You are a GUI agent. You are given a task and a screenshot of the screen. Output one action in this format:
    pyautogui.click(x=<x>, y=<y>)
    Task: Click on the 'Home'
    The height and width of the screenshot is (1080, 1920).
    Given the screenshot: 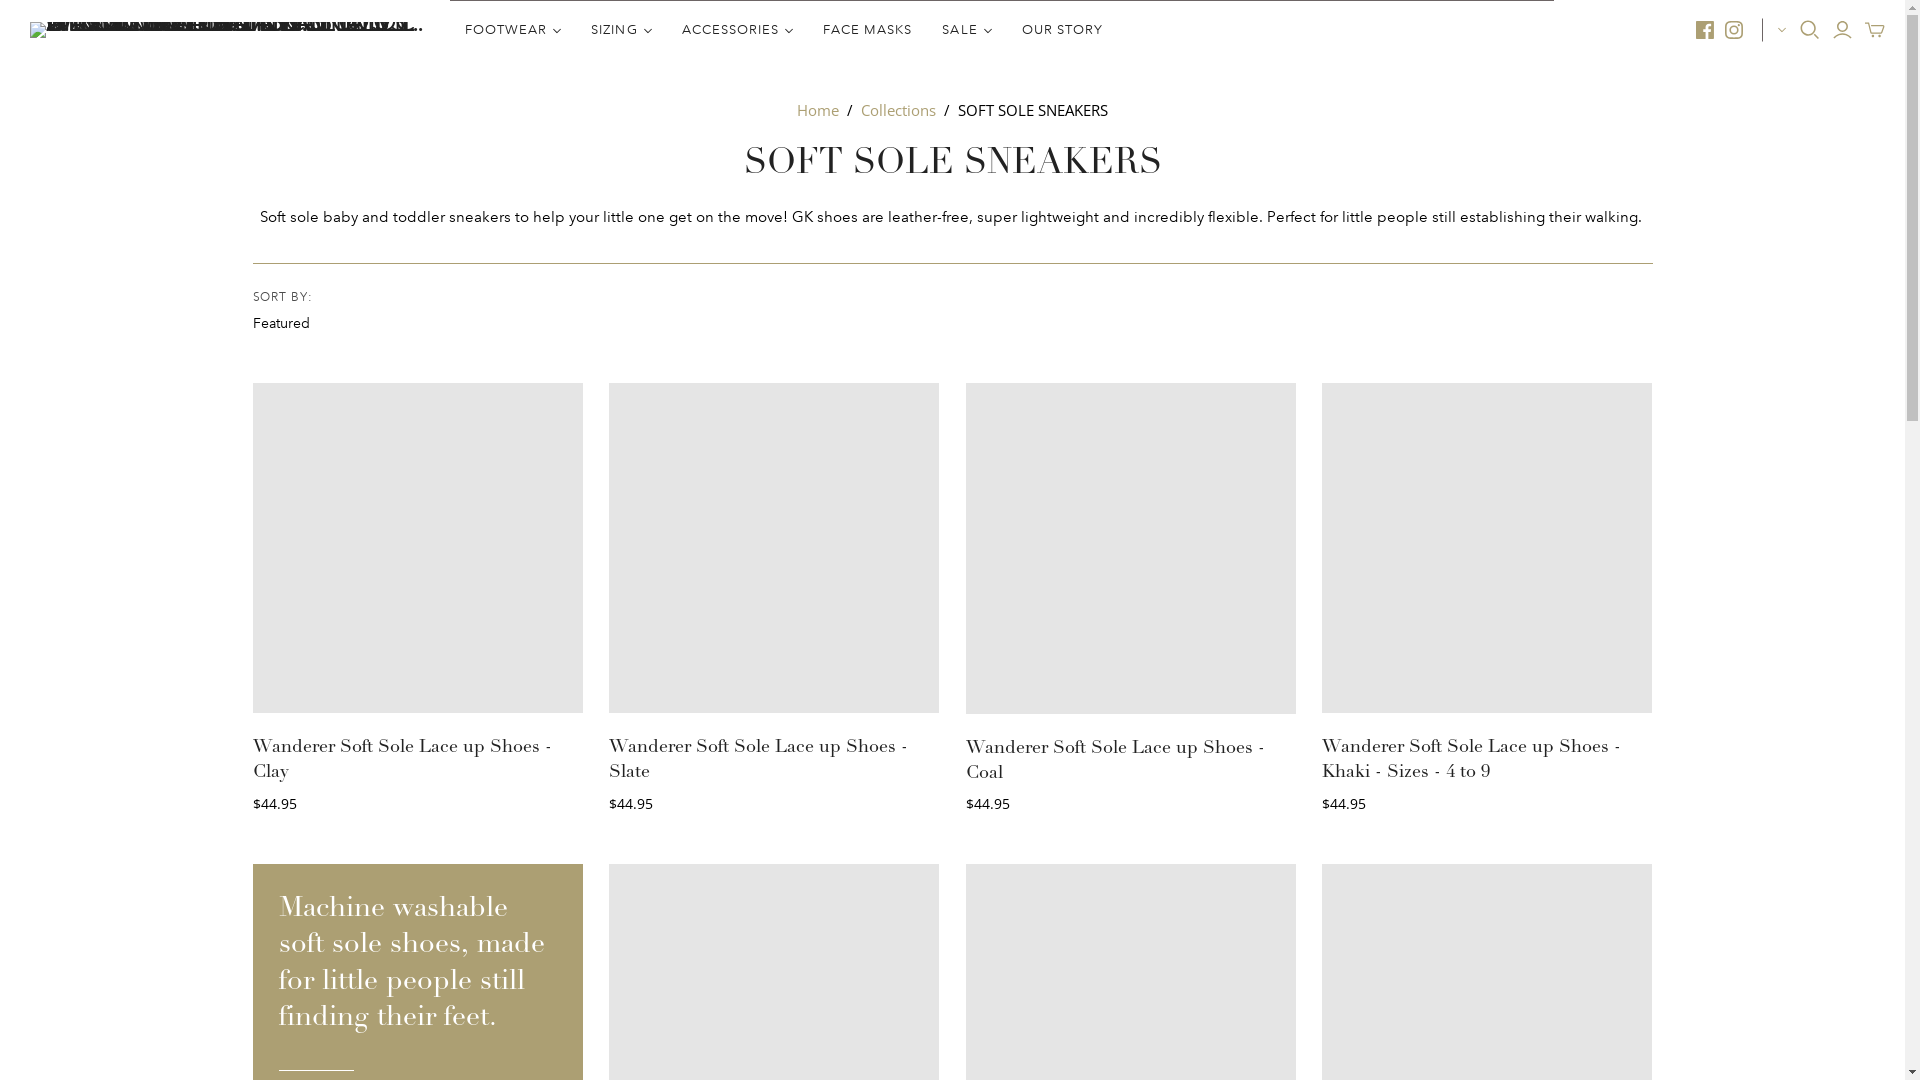 What is the action you would take?
    pyautogui.click(x=817, y=110)
    